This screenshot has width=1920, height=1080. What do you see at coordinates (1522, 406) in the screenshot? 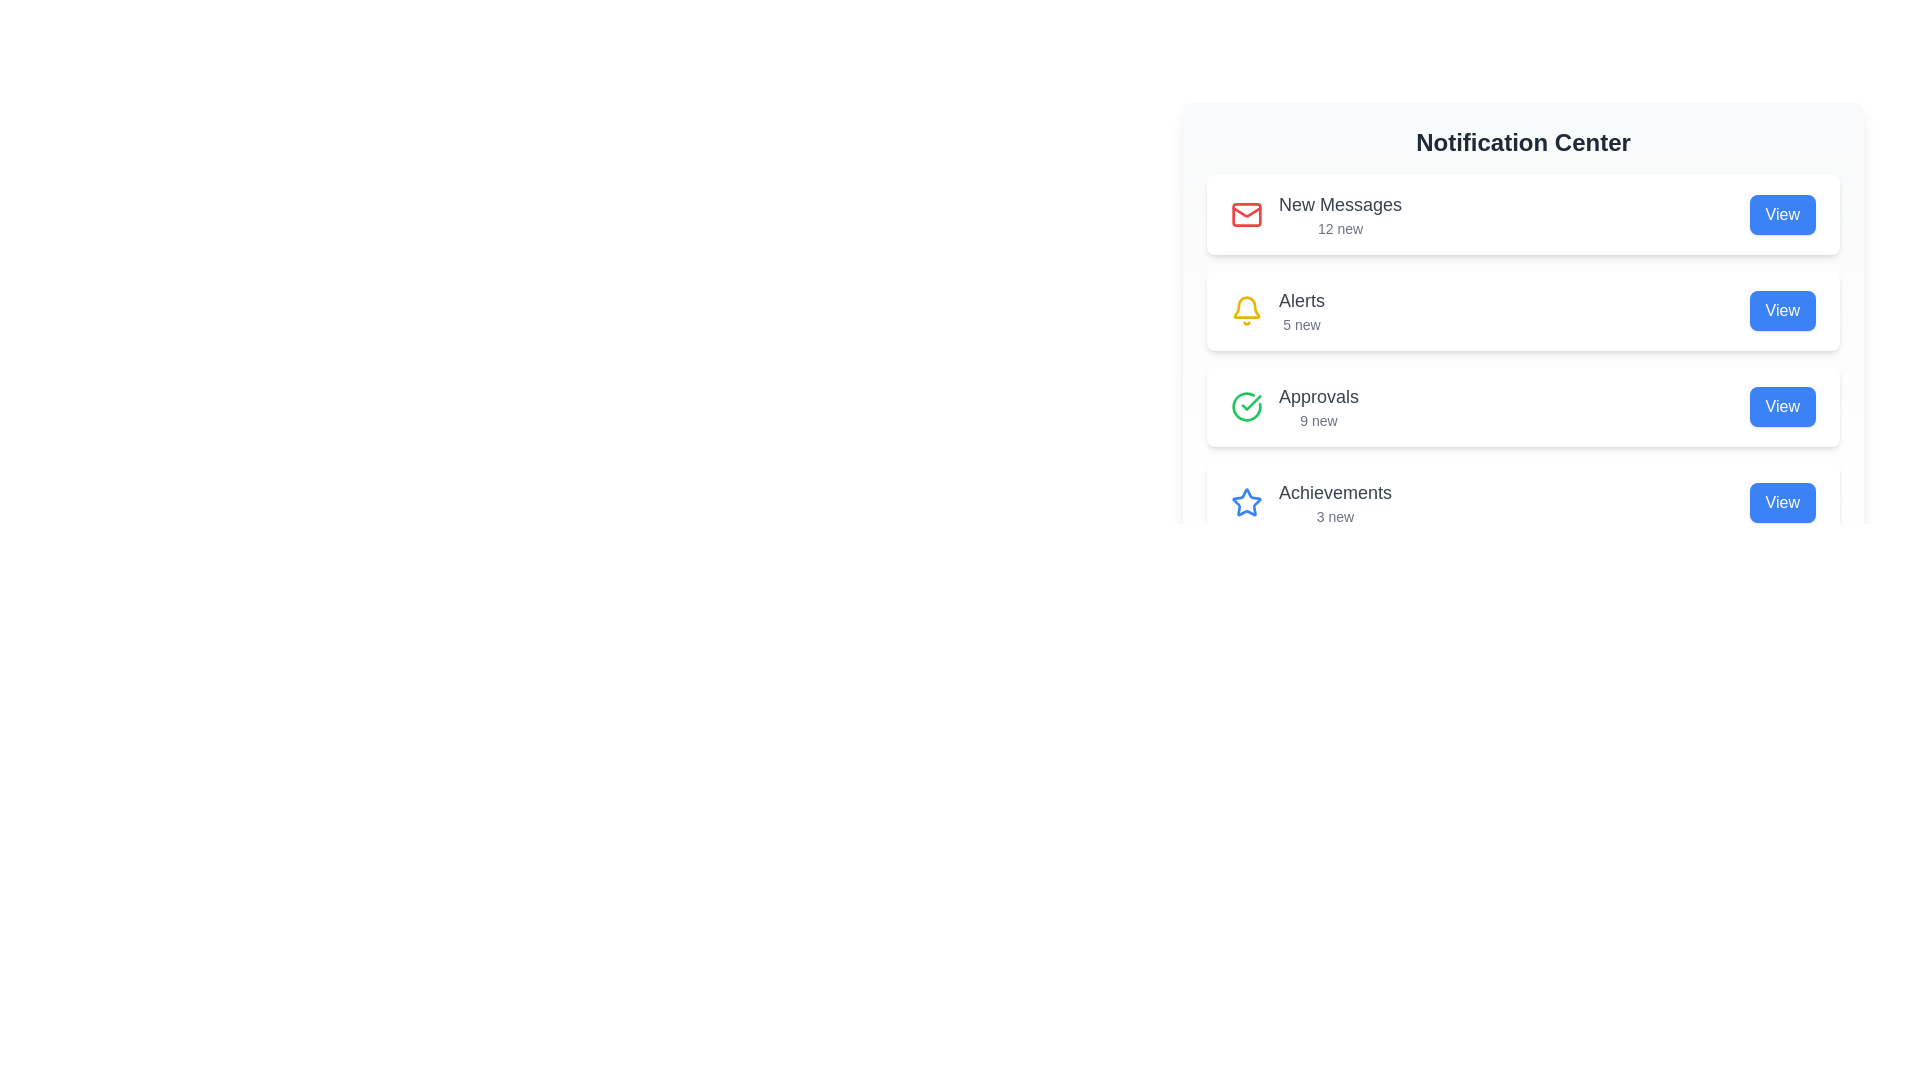
I see `the Notification item titled 'Approvals' with the blue 'View' button to emphasize the element and view additional information` at bounding box center [1522, 406].